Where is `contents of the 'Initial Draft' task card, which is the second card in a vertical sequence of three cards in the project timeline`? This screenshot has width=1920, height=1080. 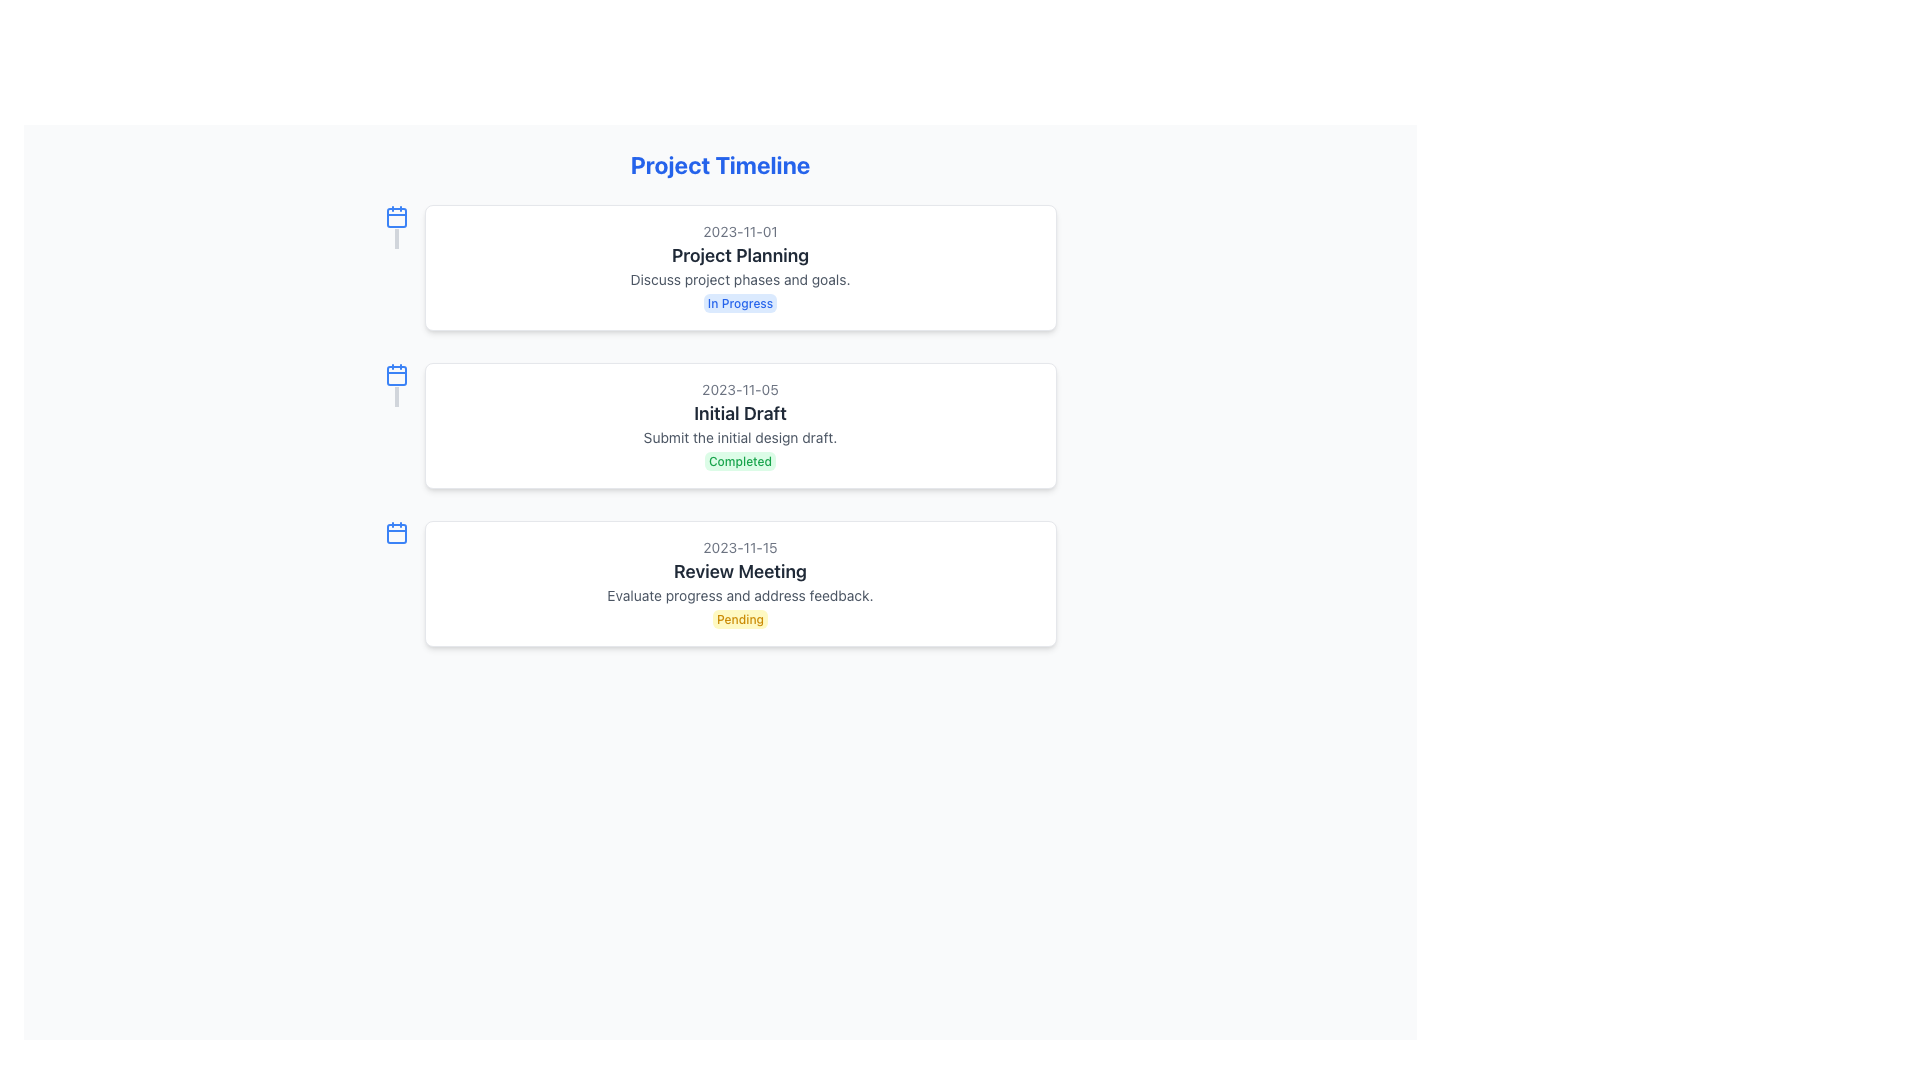 contents of the 'Initial Draft' task card, which is the second card in a vertical sequence of three cards in the project timeline is located at coordinates (720, 424).